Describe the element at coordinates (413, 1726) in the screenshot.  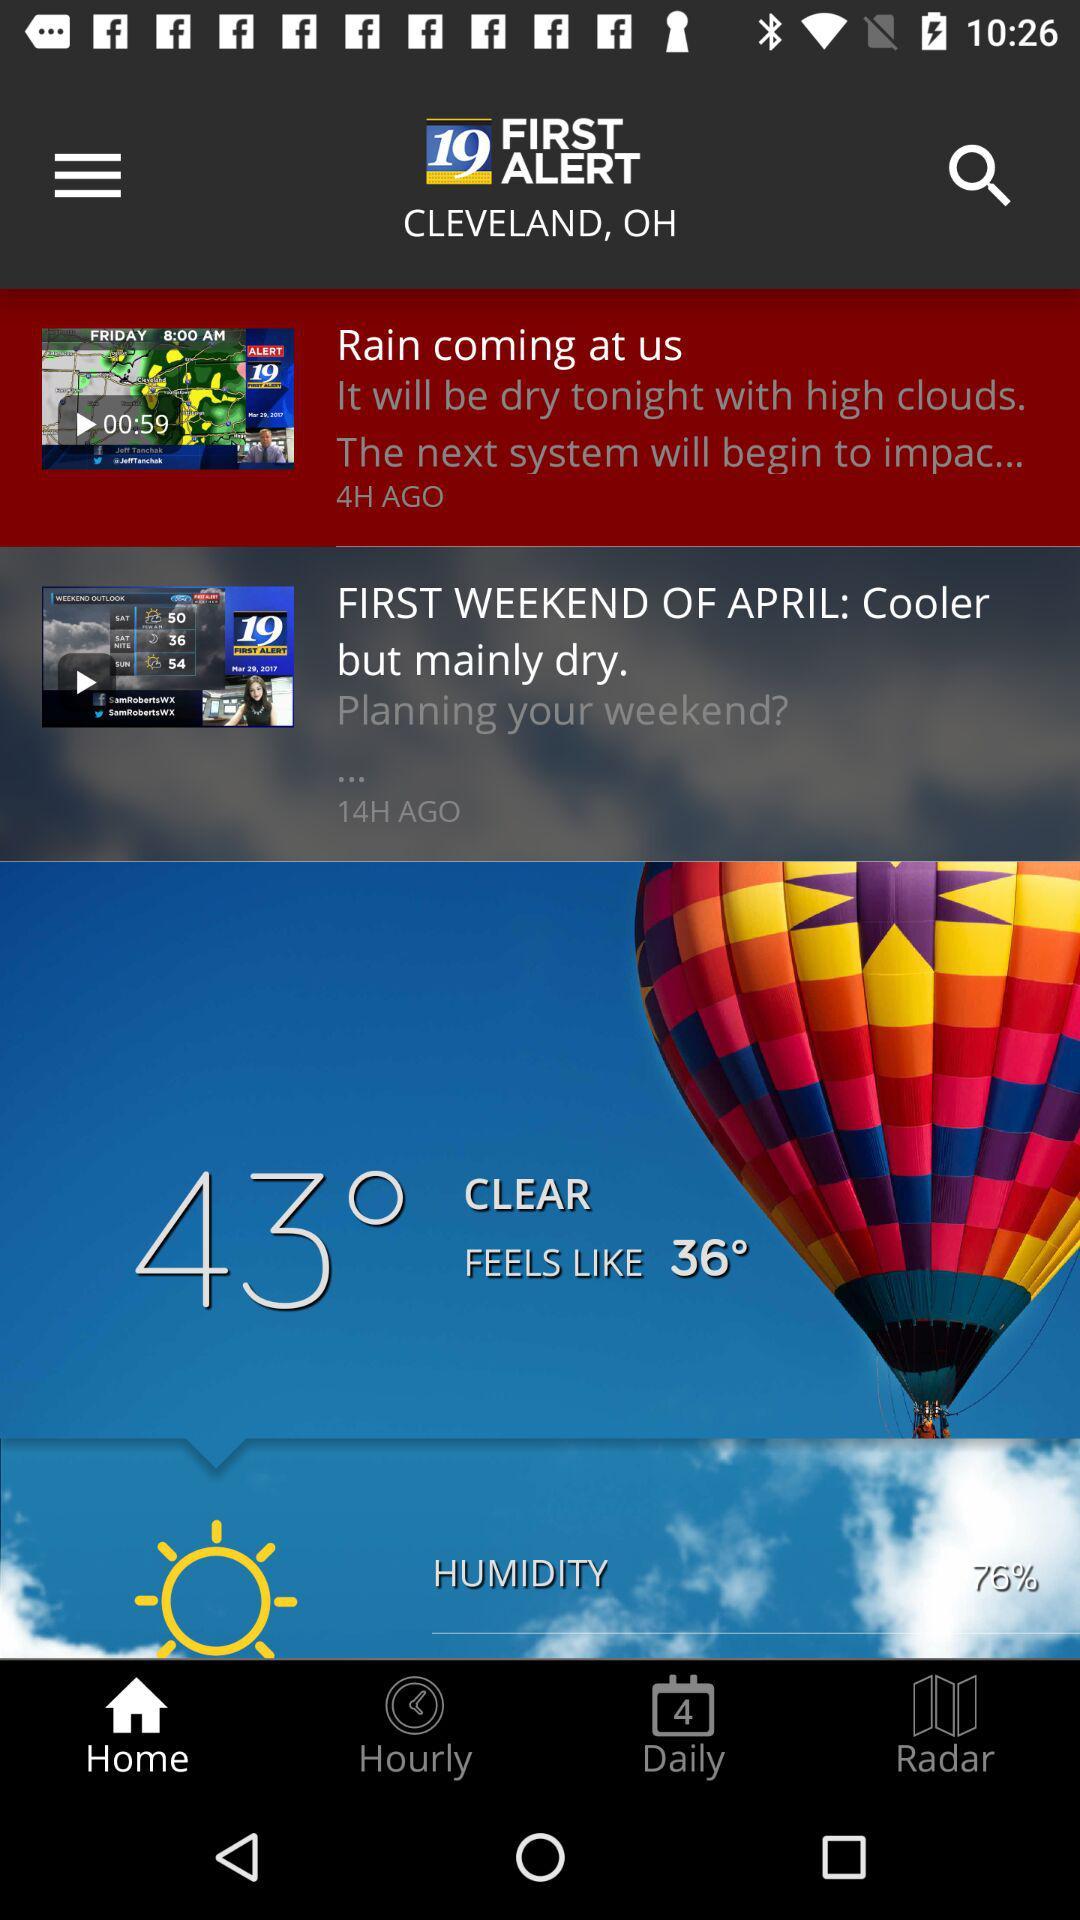
I see `icon next to home` at that location.